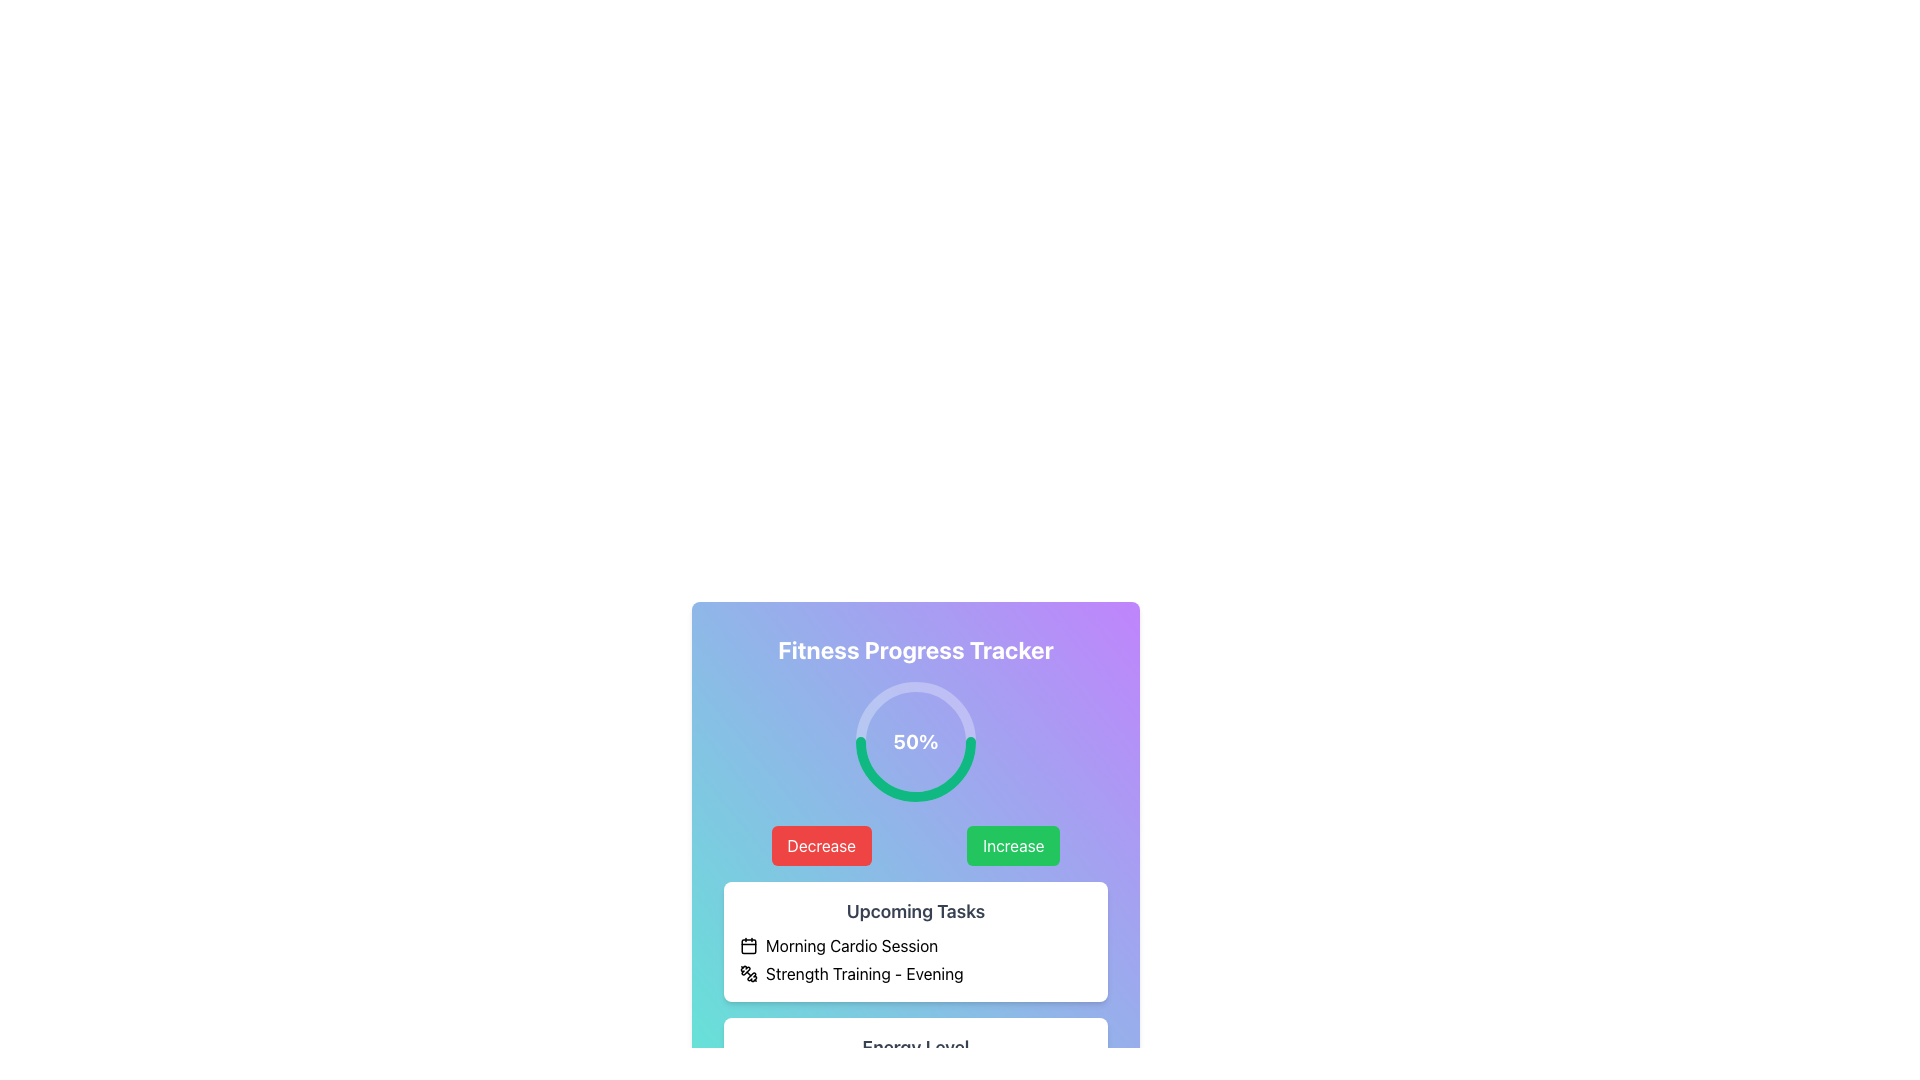 The width and height of the screenshot is (1920, 1080). I want to click on the static list item labeled 'Morning Cardio Session' with a calendar icon, which is the first item under the 'Upcoming Tasks' section, so click(915, 945).